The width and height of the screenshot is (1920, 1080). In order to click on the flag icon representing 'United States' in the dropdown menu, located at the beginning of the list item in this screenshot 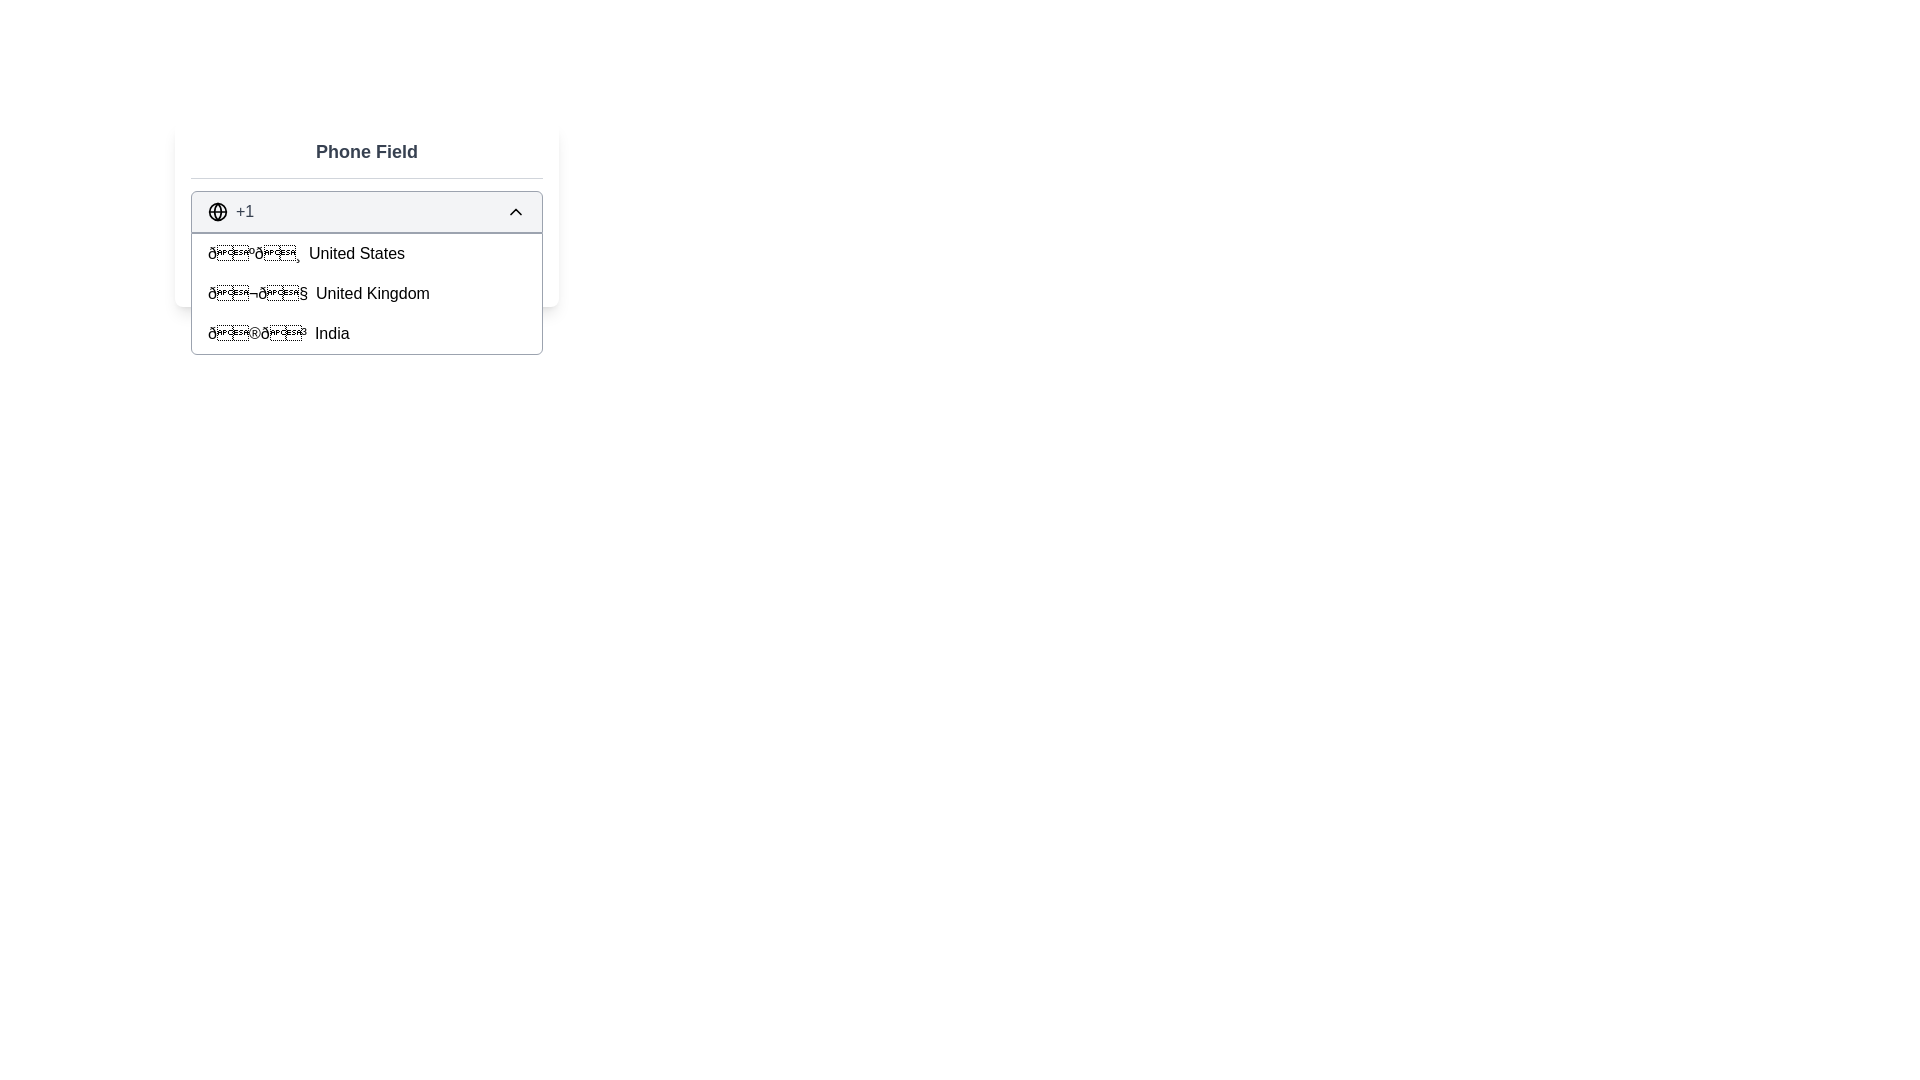, I will do `click(253, 253)`.